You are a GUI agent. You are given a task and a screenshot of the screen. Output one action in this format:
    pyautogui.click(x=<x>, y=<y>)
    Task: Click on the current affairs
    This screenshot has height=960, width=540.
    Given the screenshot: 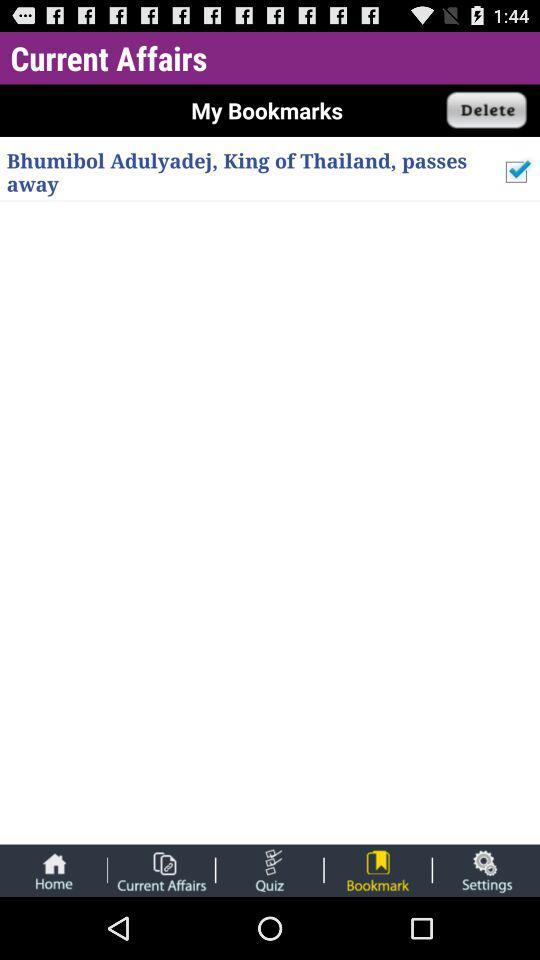 What is the action you would take?
    pyautogui.click(x=160, y=869)
    